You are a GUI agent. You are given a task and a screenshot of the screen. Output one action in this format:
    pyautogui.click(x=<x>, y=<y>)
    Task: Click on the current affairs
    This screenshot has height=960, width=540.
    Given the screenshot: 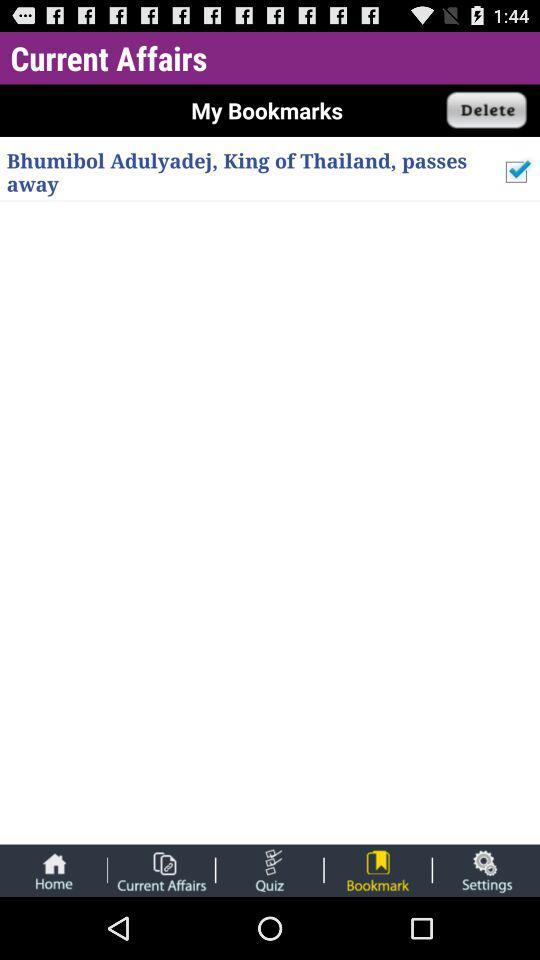 What is the action you would take?
    pyautogui.click(x=160, y=869)
    